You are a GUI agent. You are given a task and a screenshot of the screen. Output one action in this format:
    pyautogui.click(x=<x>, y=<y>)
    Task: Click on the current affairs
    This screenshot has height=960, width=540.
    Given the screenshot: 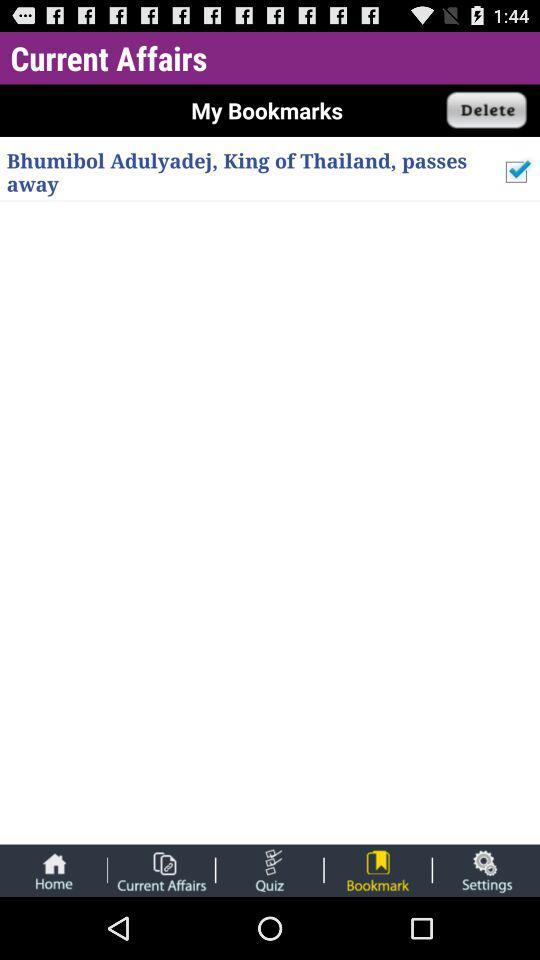 What is the action you would take?
    pyautogui.click(x=160, y=869)
    